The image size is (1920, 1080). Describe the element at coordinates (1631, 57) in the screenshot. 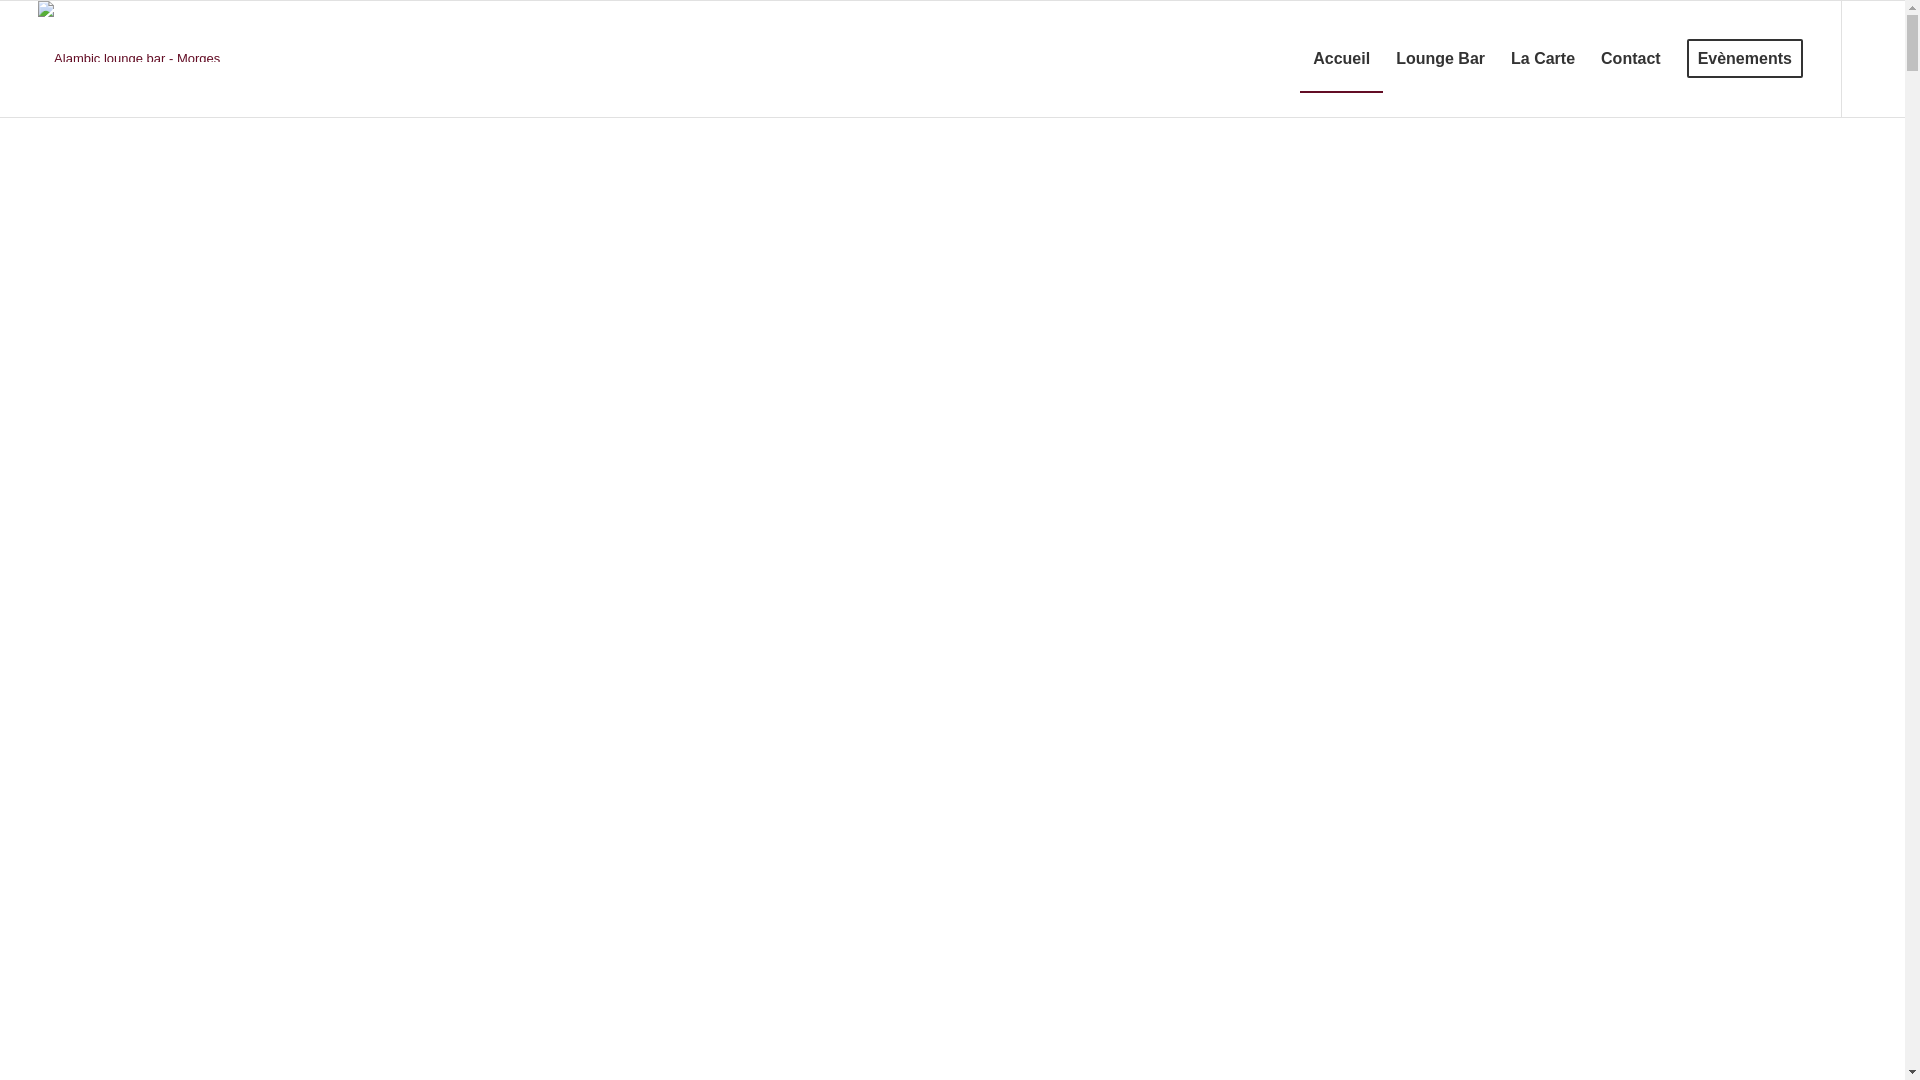

I see `'Contact'` at that location.